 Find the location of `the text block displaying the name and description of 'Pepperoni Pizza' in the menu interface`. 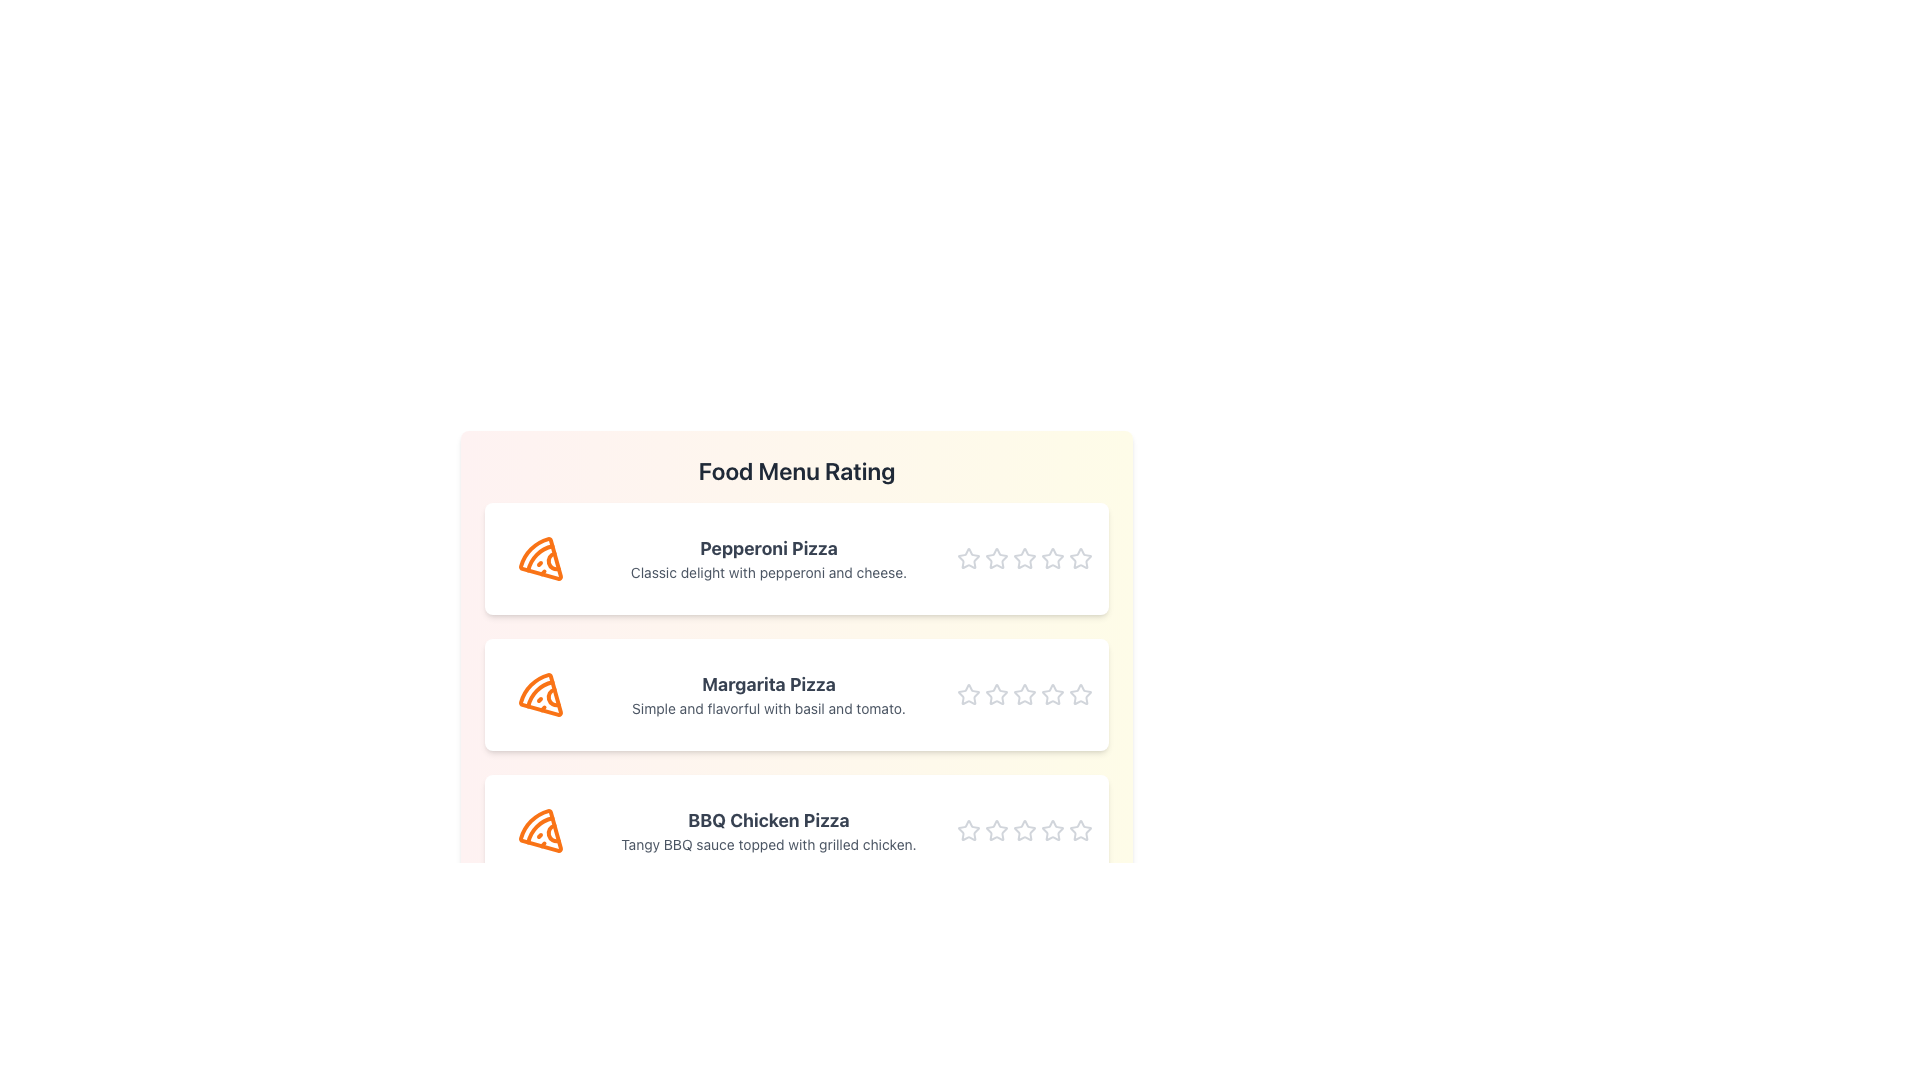

the text block displaying the name and description of 'Pepperoni Pizza' in the menu interface is located at coordinates (767, 559).